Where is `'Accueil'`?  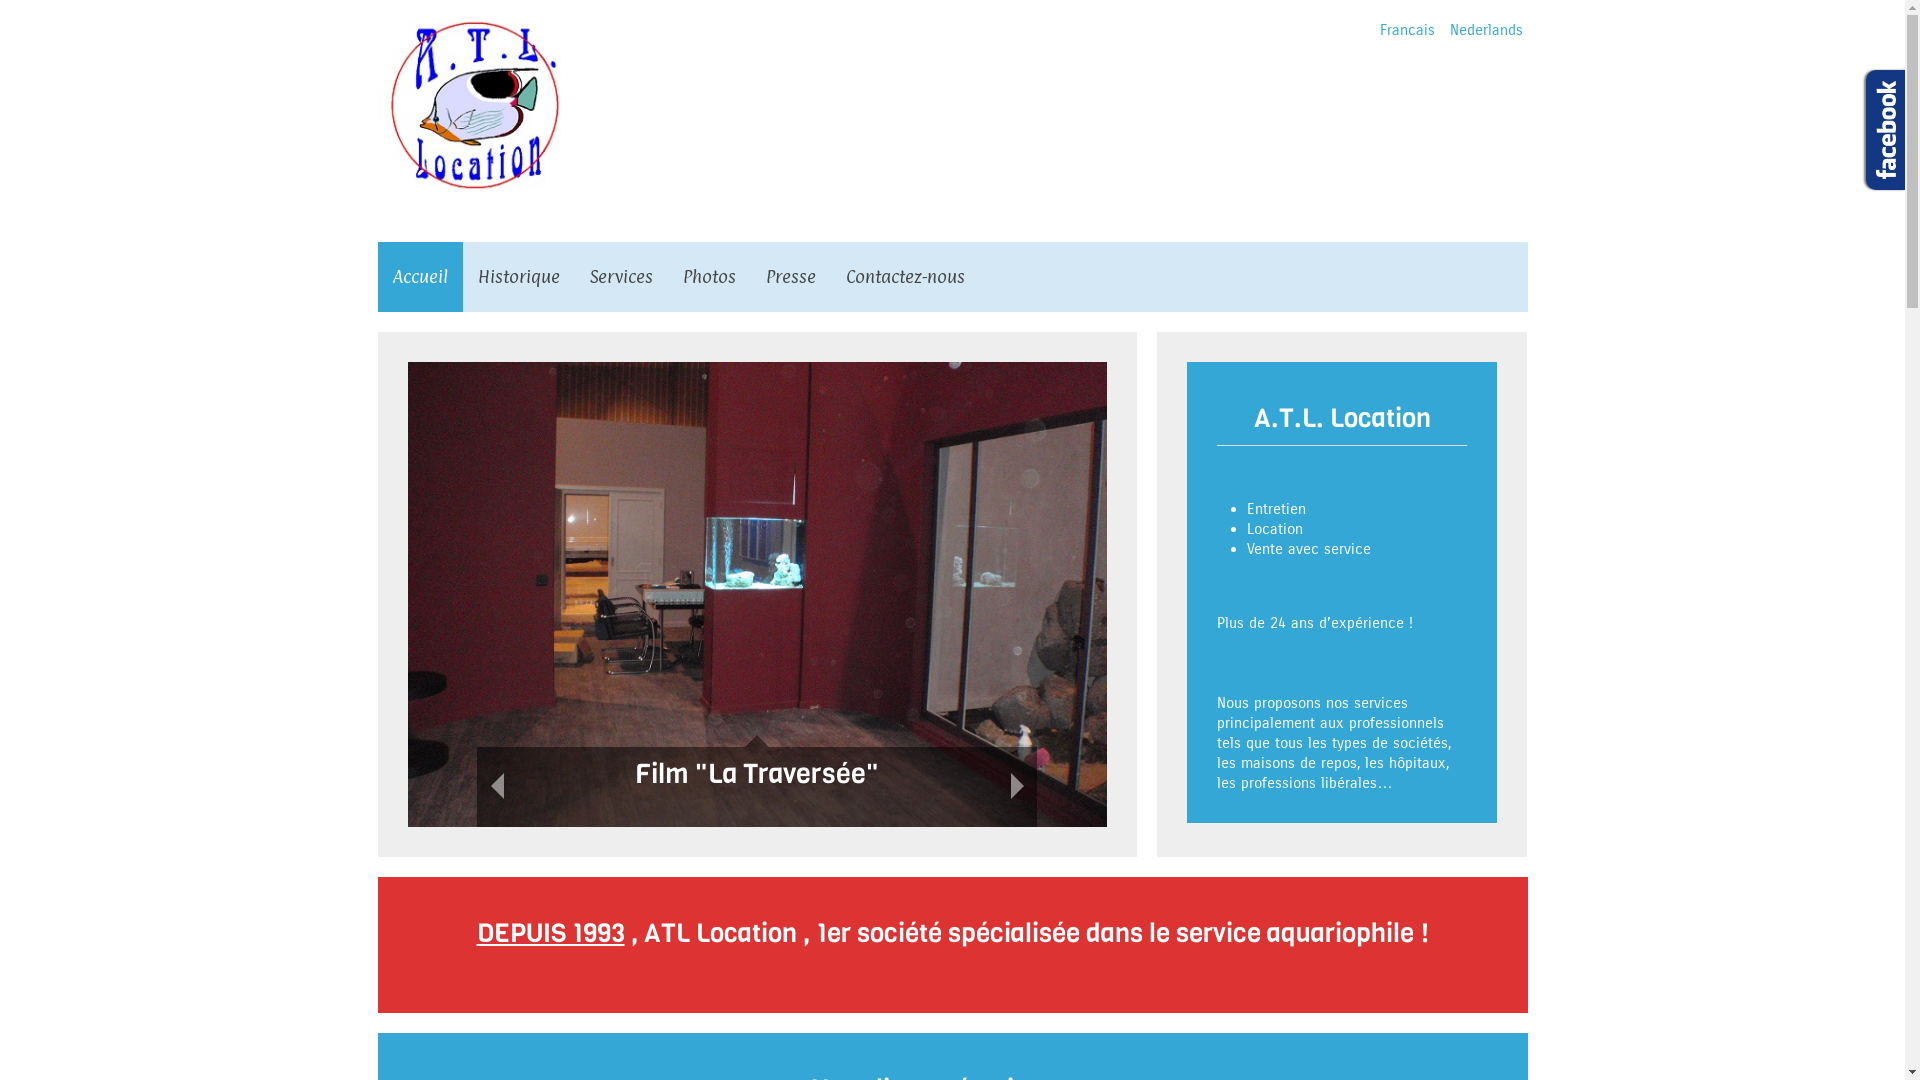 'Accueil' is located at coordinates (378, 277).